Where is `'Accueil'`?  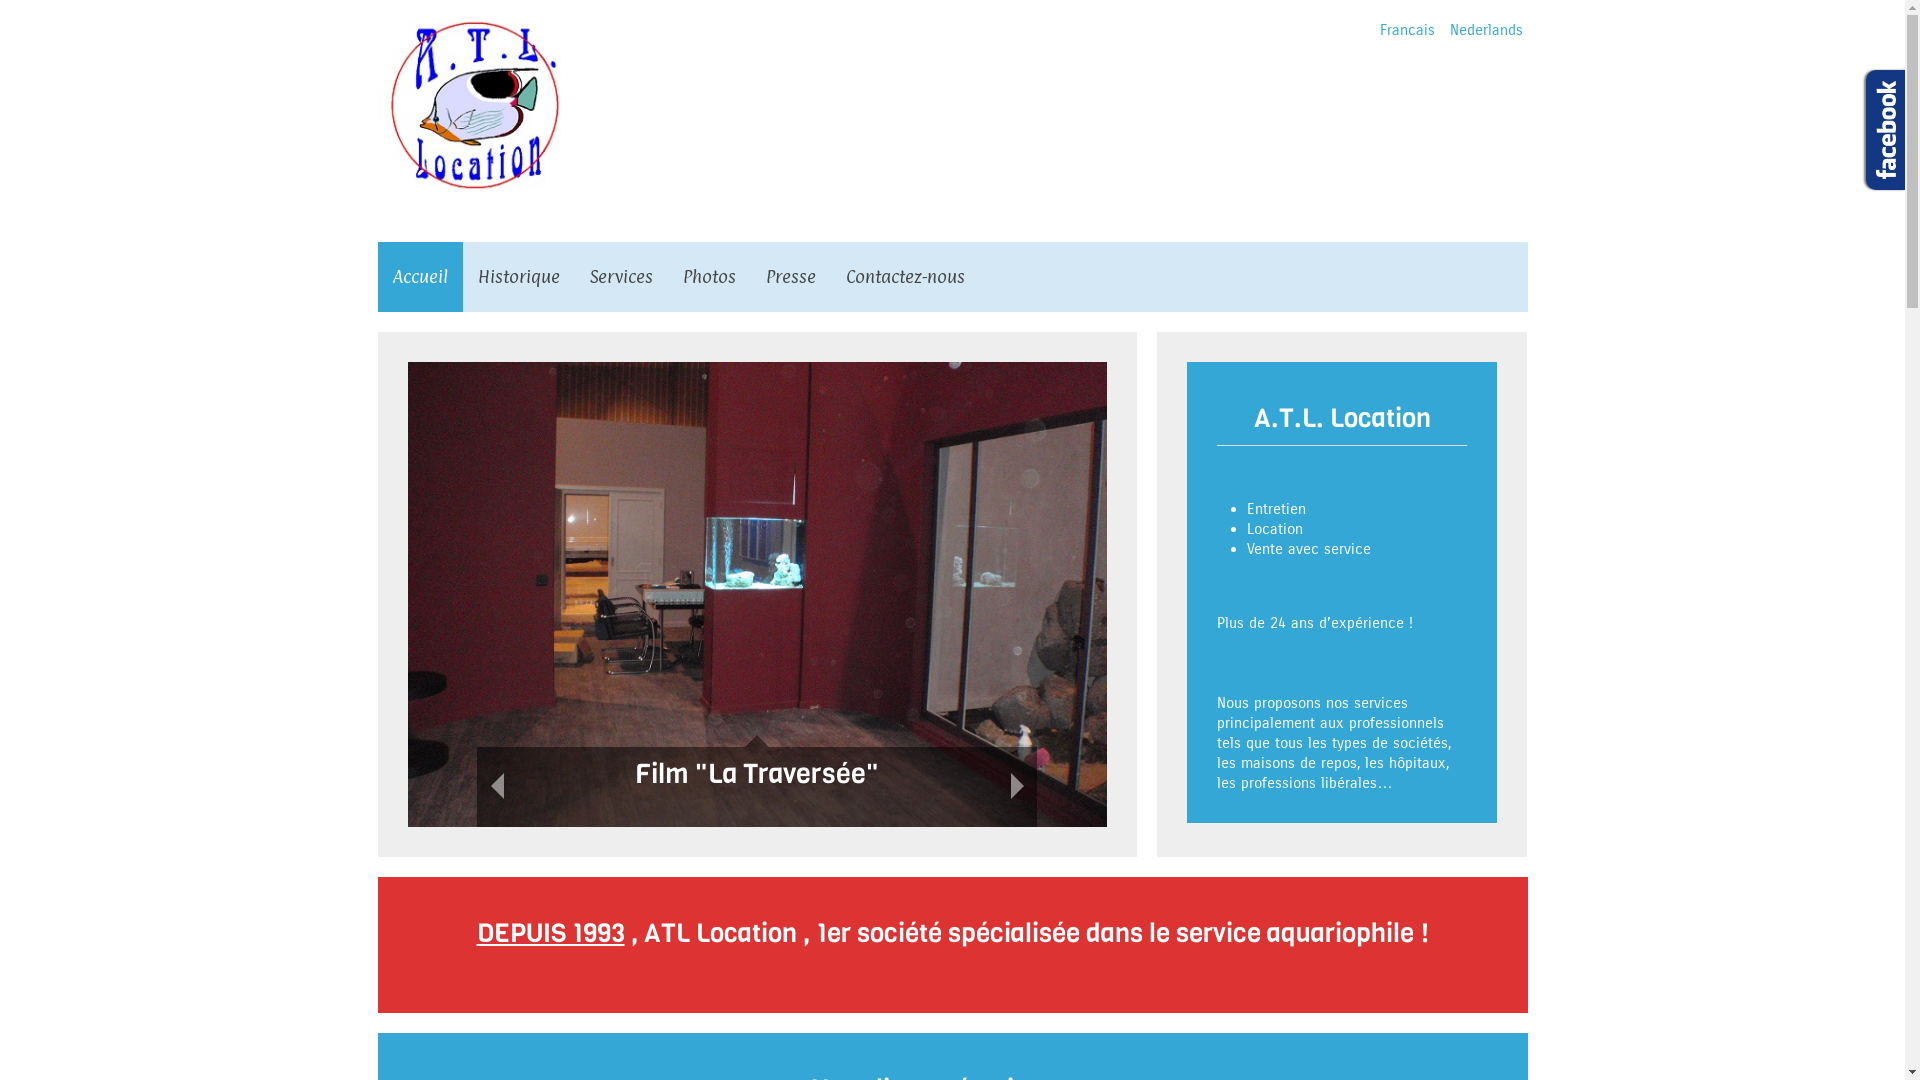 'Accueil' is located at coordinates (378, 277).